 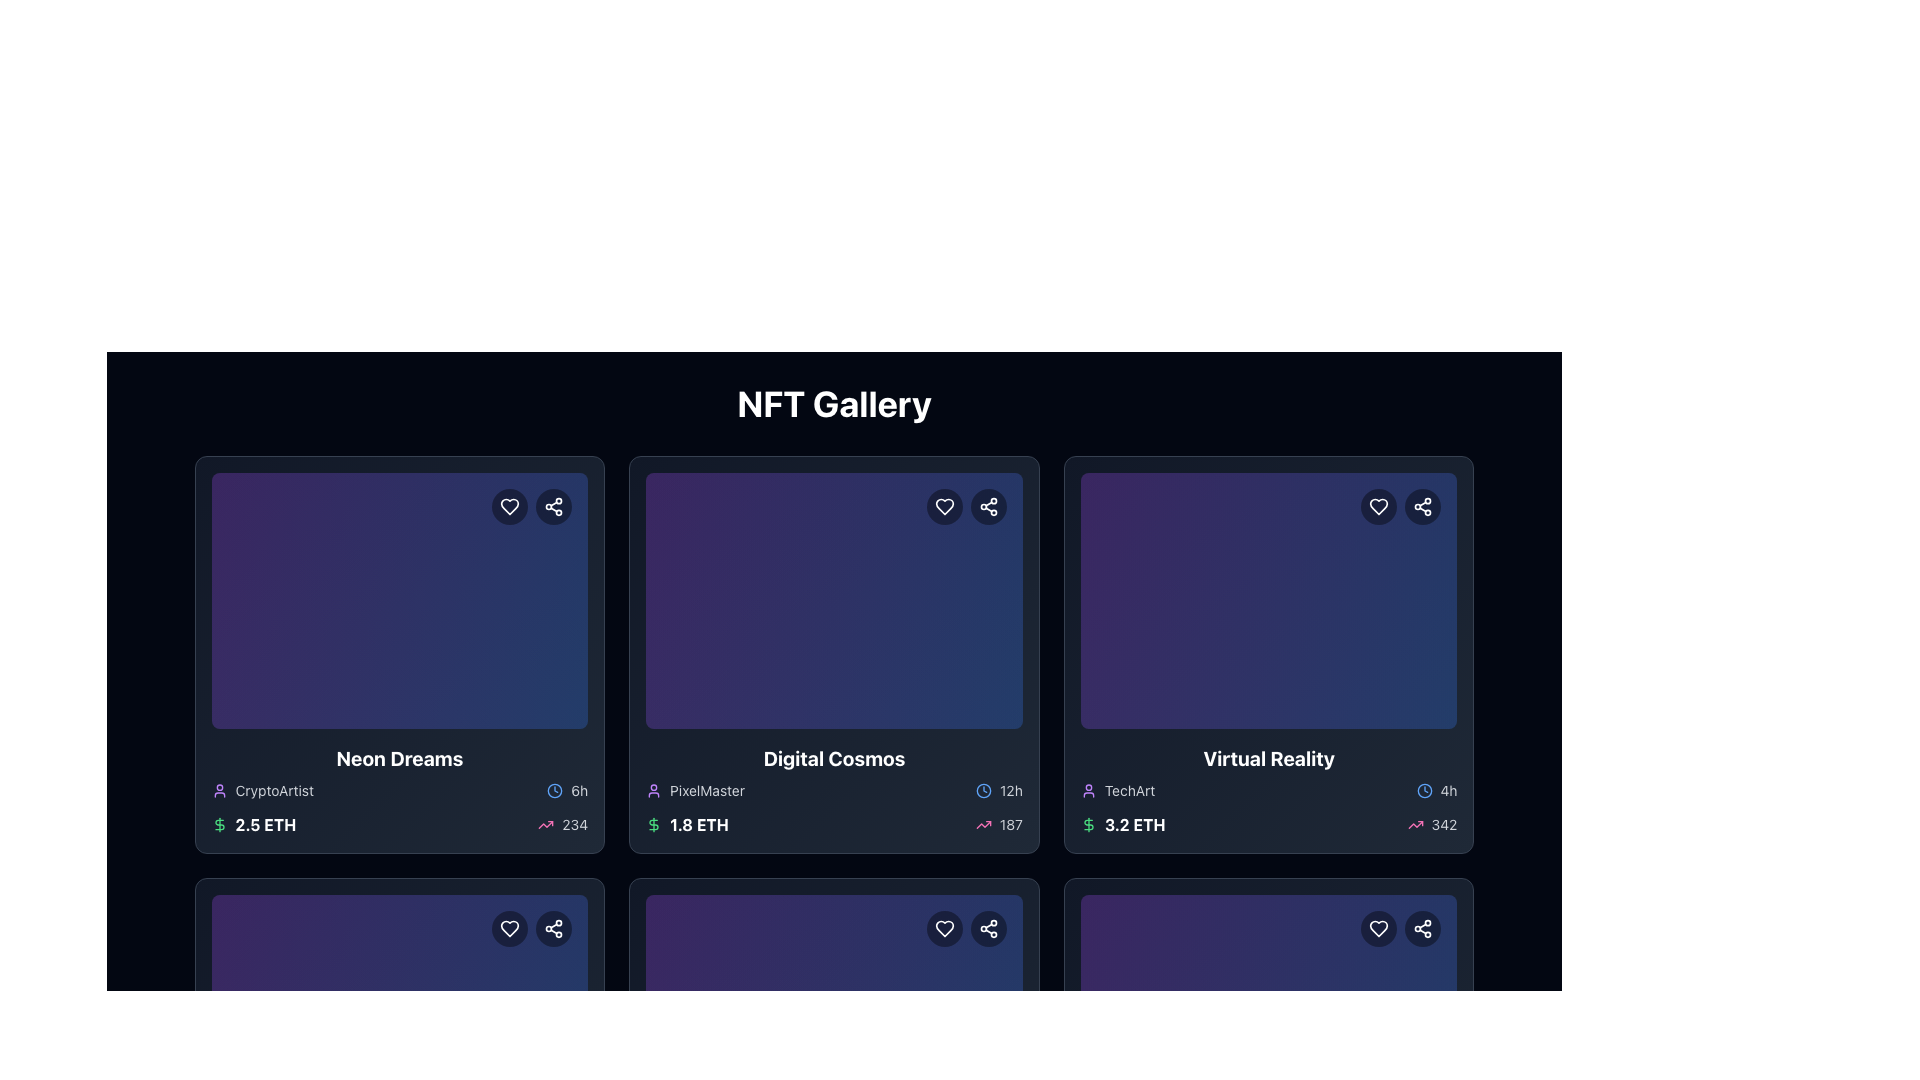 I want to click on the Information bar element displaying '1.8 ETH' located at the bottom of the 'Digital Cosmos' card, so click(x=834, y=825).